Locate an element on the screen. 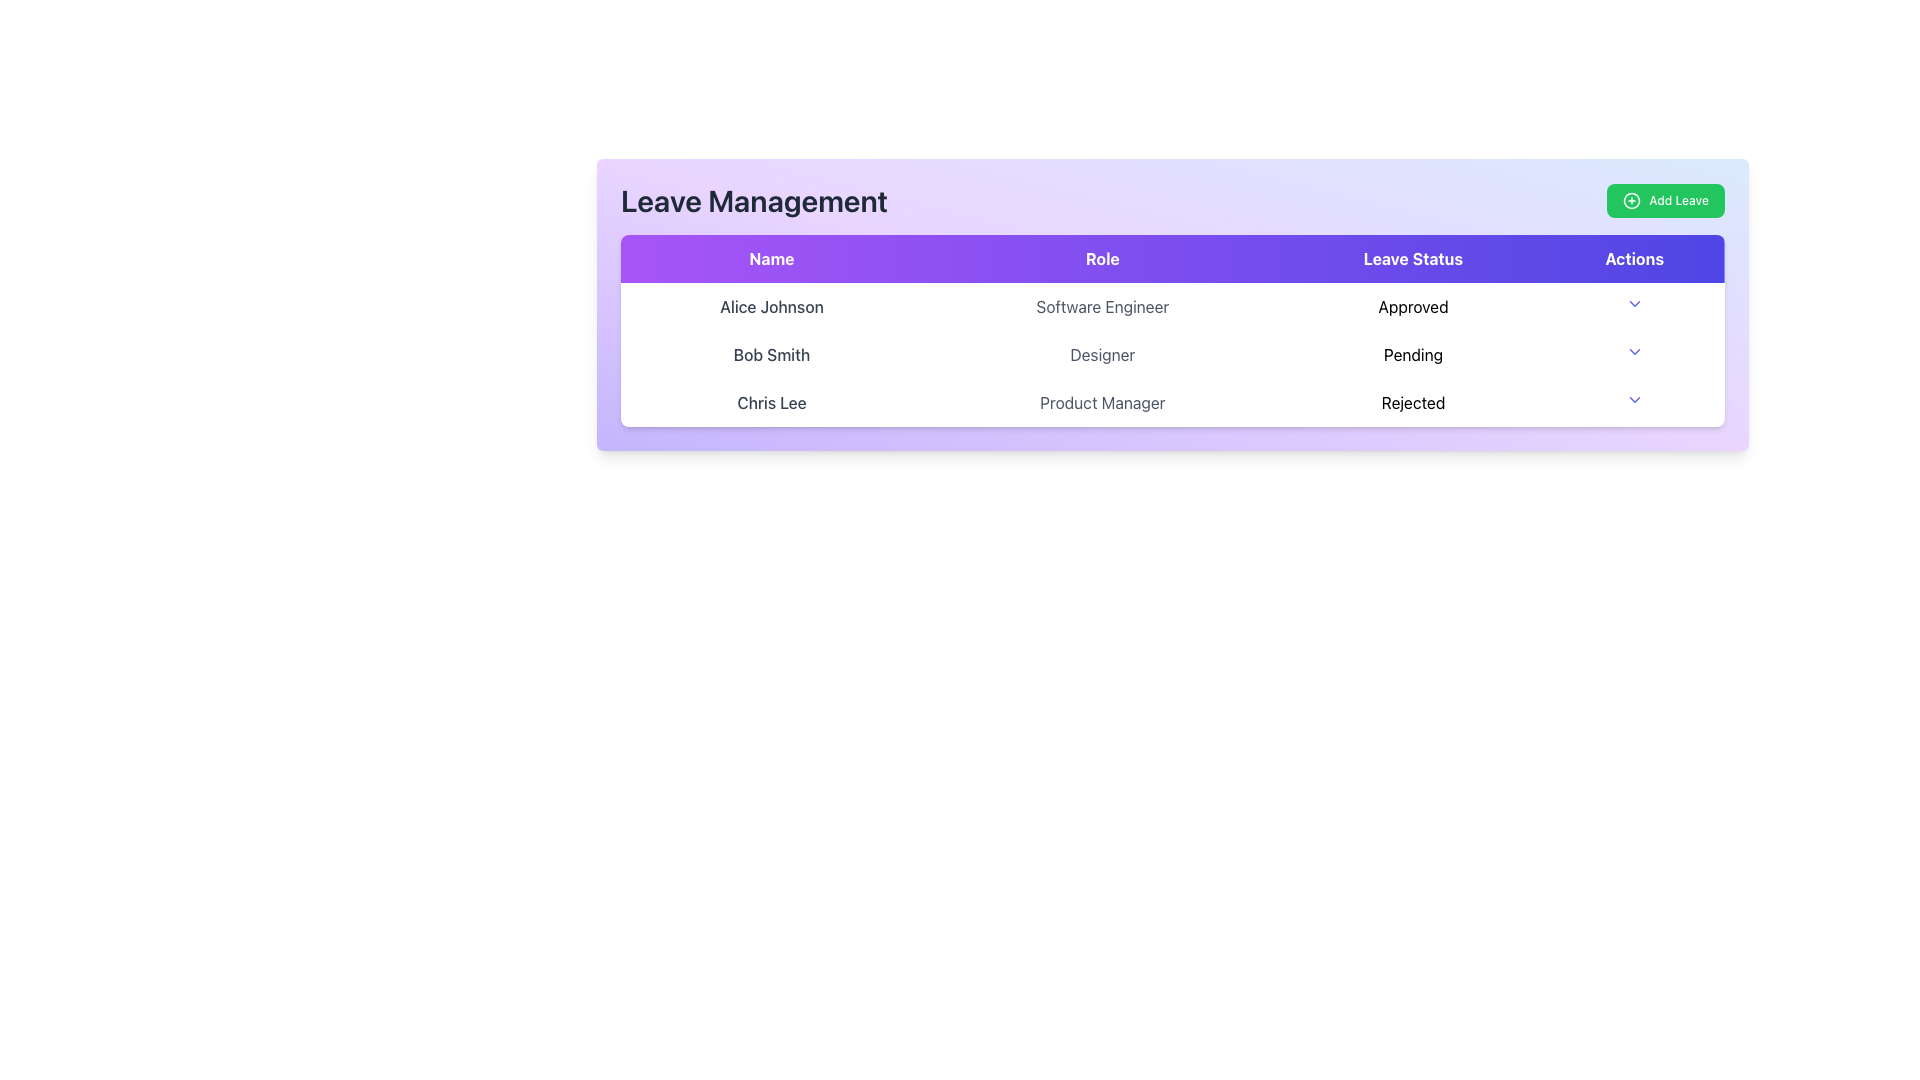 This screenshot has width=1920, height=1080. the text 'Software Engineer' displayed in the second column of the first data row in the table, which serves as a non-interactive label indicating the role of the individual, located to the right of 'Alice Johnson' is located at coordinates (1101, 307).